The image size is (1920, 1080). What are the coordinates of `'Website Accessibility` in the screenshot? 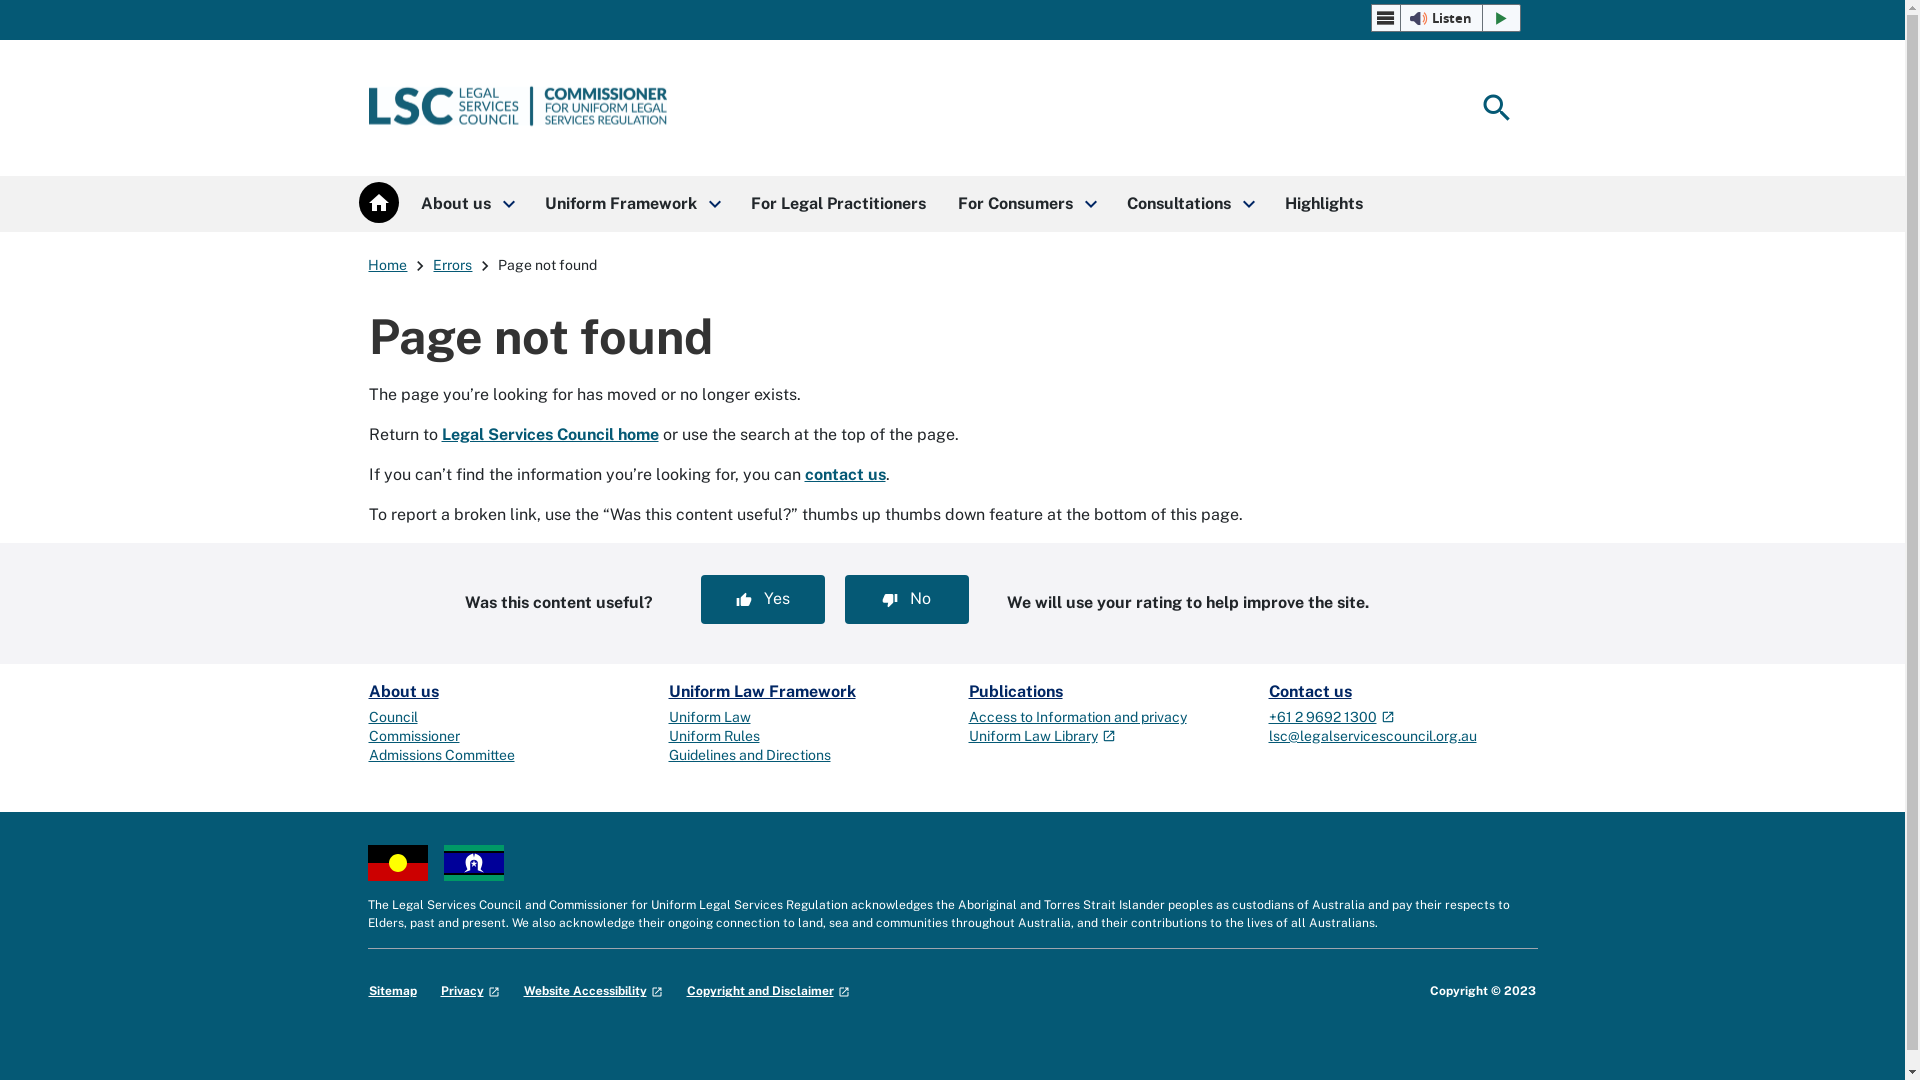 It's located at (592, 991).